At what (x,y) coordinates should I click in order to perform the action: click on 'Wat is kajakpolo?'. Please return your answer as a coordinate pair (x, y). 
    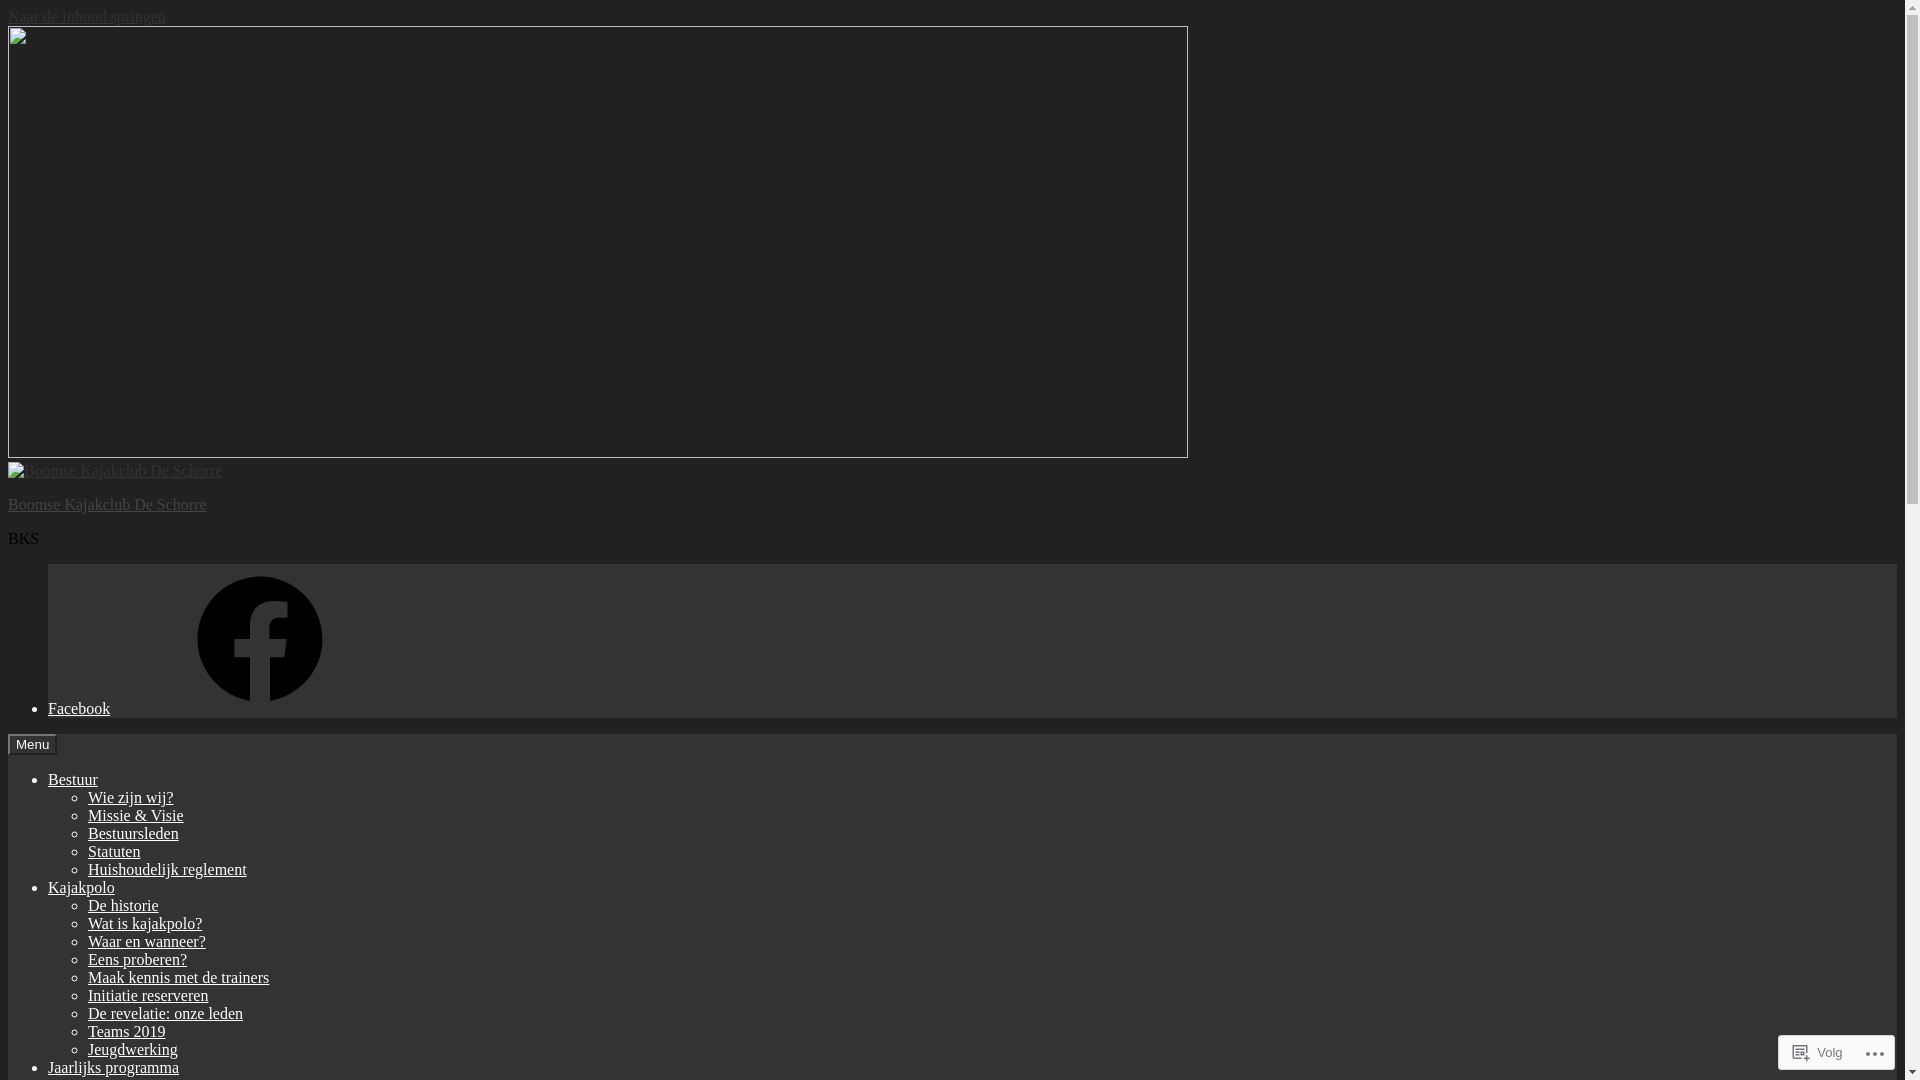
    Looking at the image, I should click on (143, 923).